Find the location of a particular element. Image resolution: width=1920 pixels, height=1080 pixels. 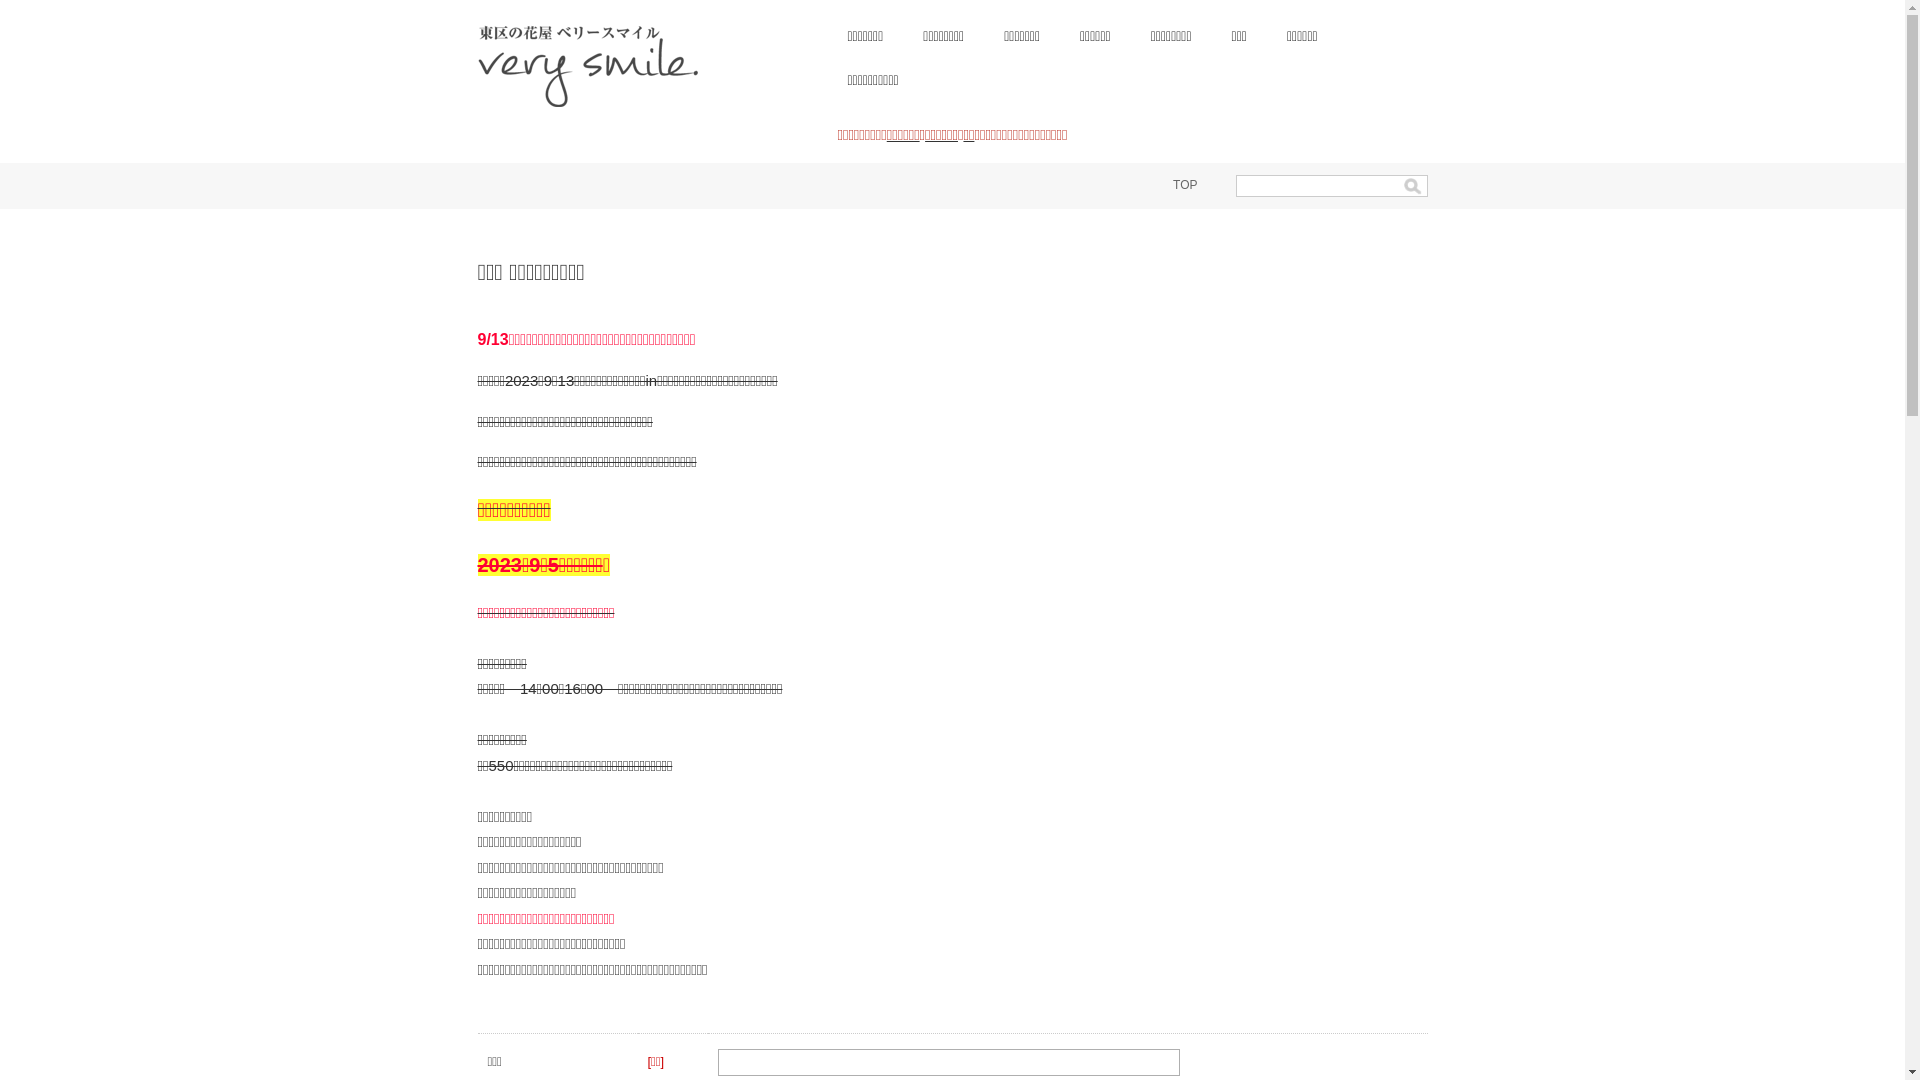

'TOP' is located at coordinates (1185, 184).